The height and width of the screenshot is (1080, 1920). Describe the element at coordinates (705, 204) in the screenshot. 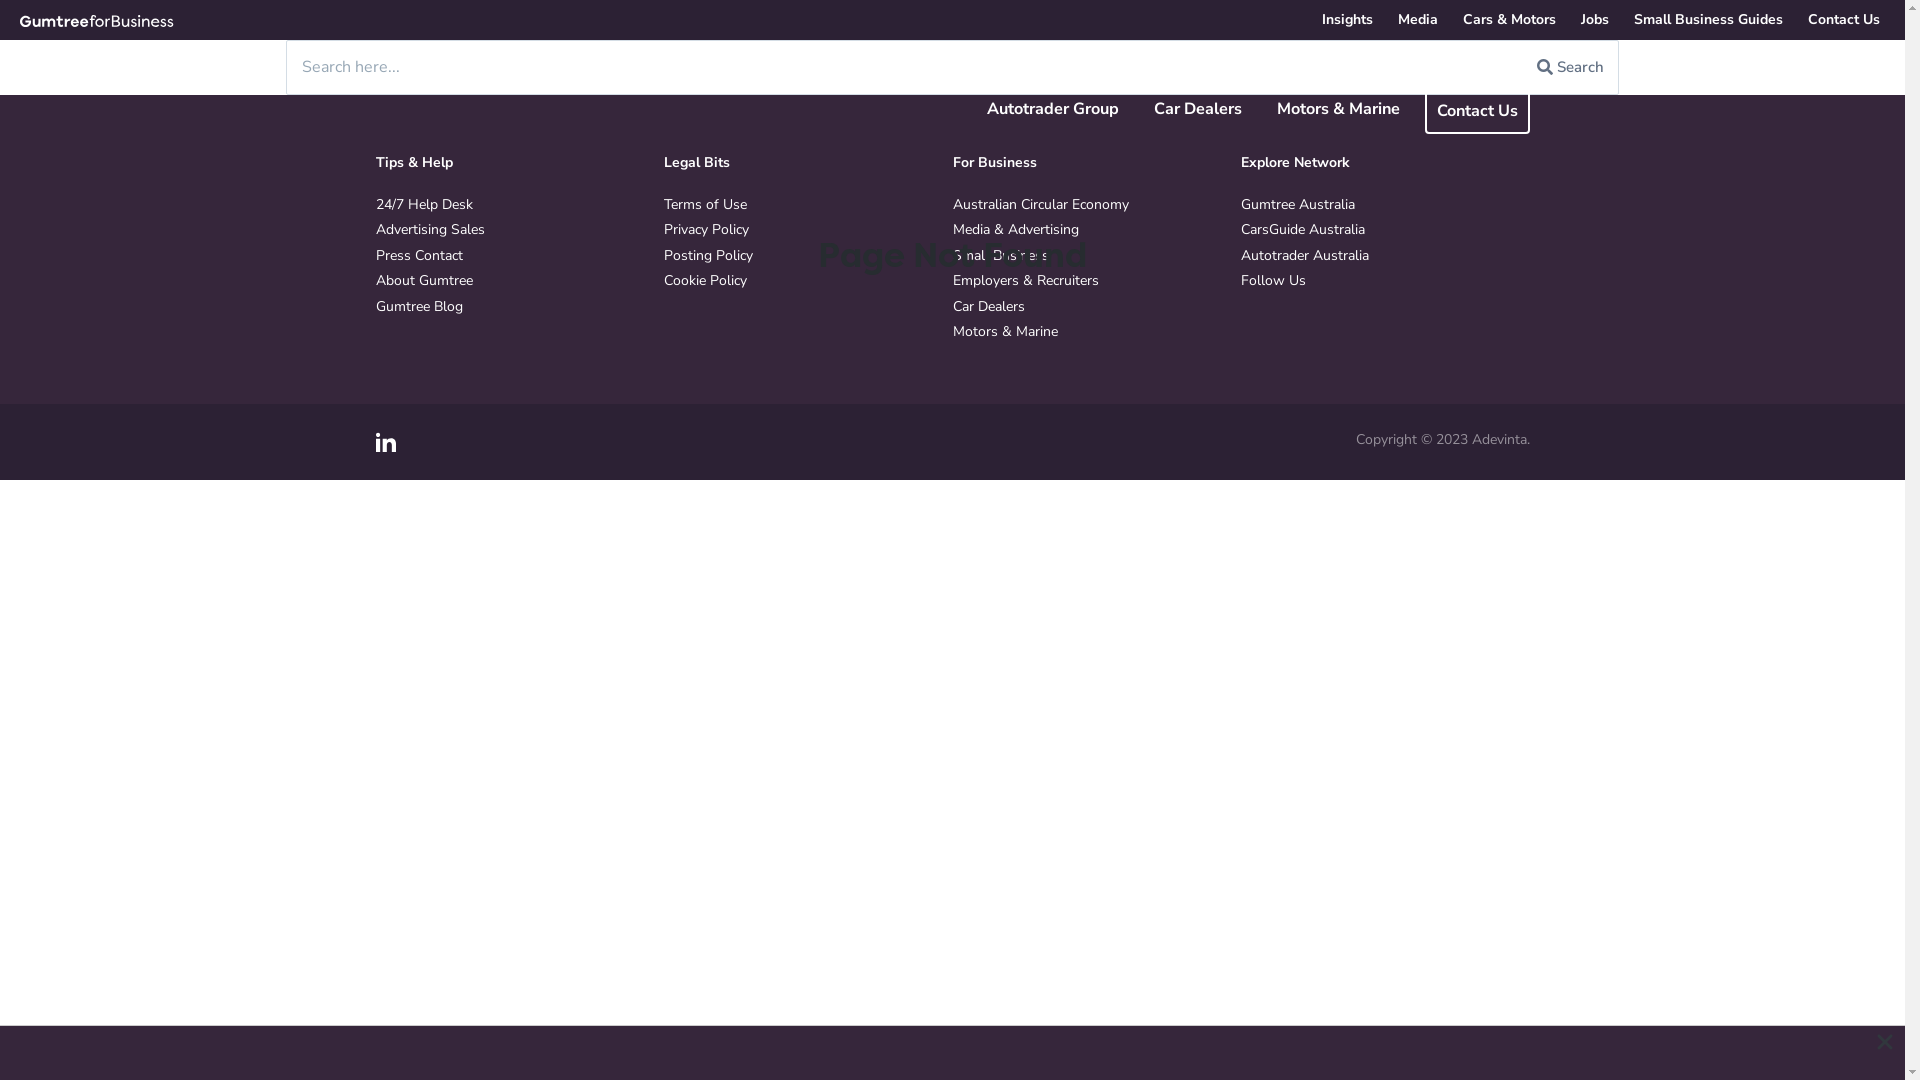

I see `'Terms of Use'` at that location.